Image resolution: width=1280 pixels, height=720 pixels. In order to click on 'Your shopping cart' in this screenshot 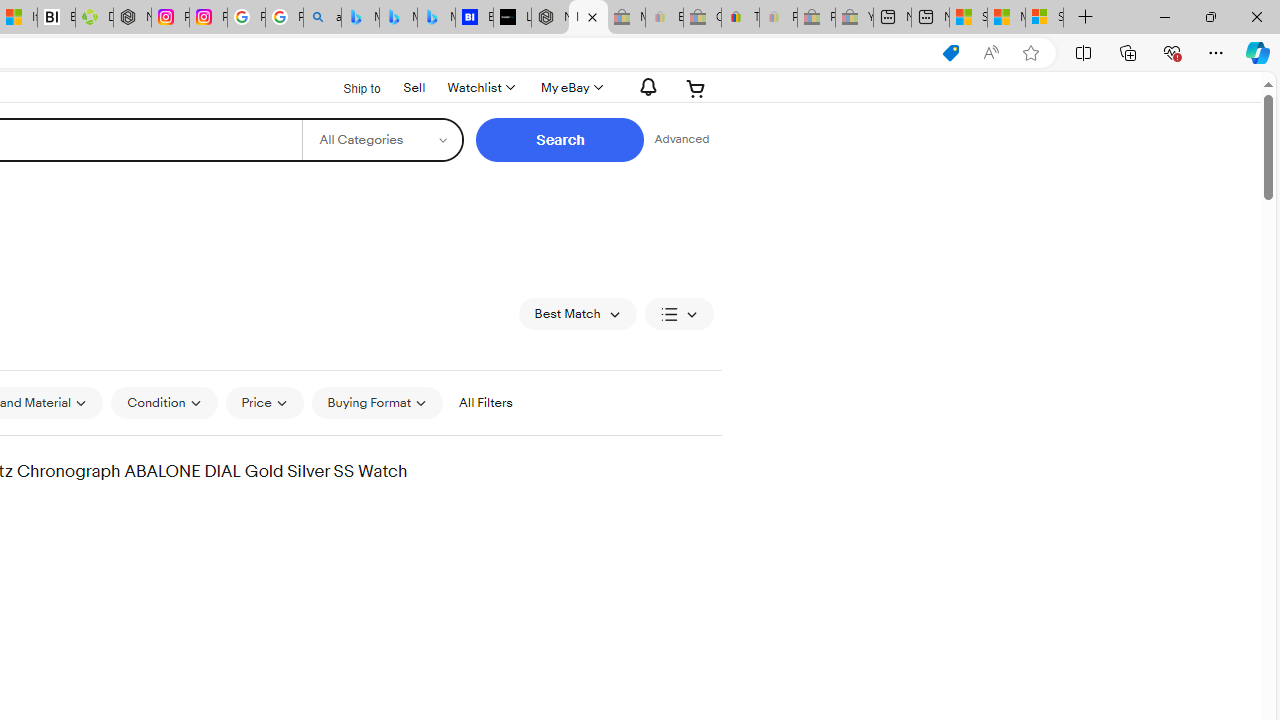, I will do `click(696, 87)`.